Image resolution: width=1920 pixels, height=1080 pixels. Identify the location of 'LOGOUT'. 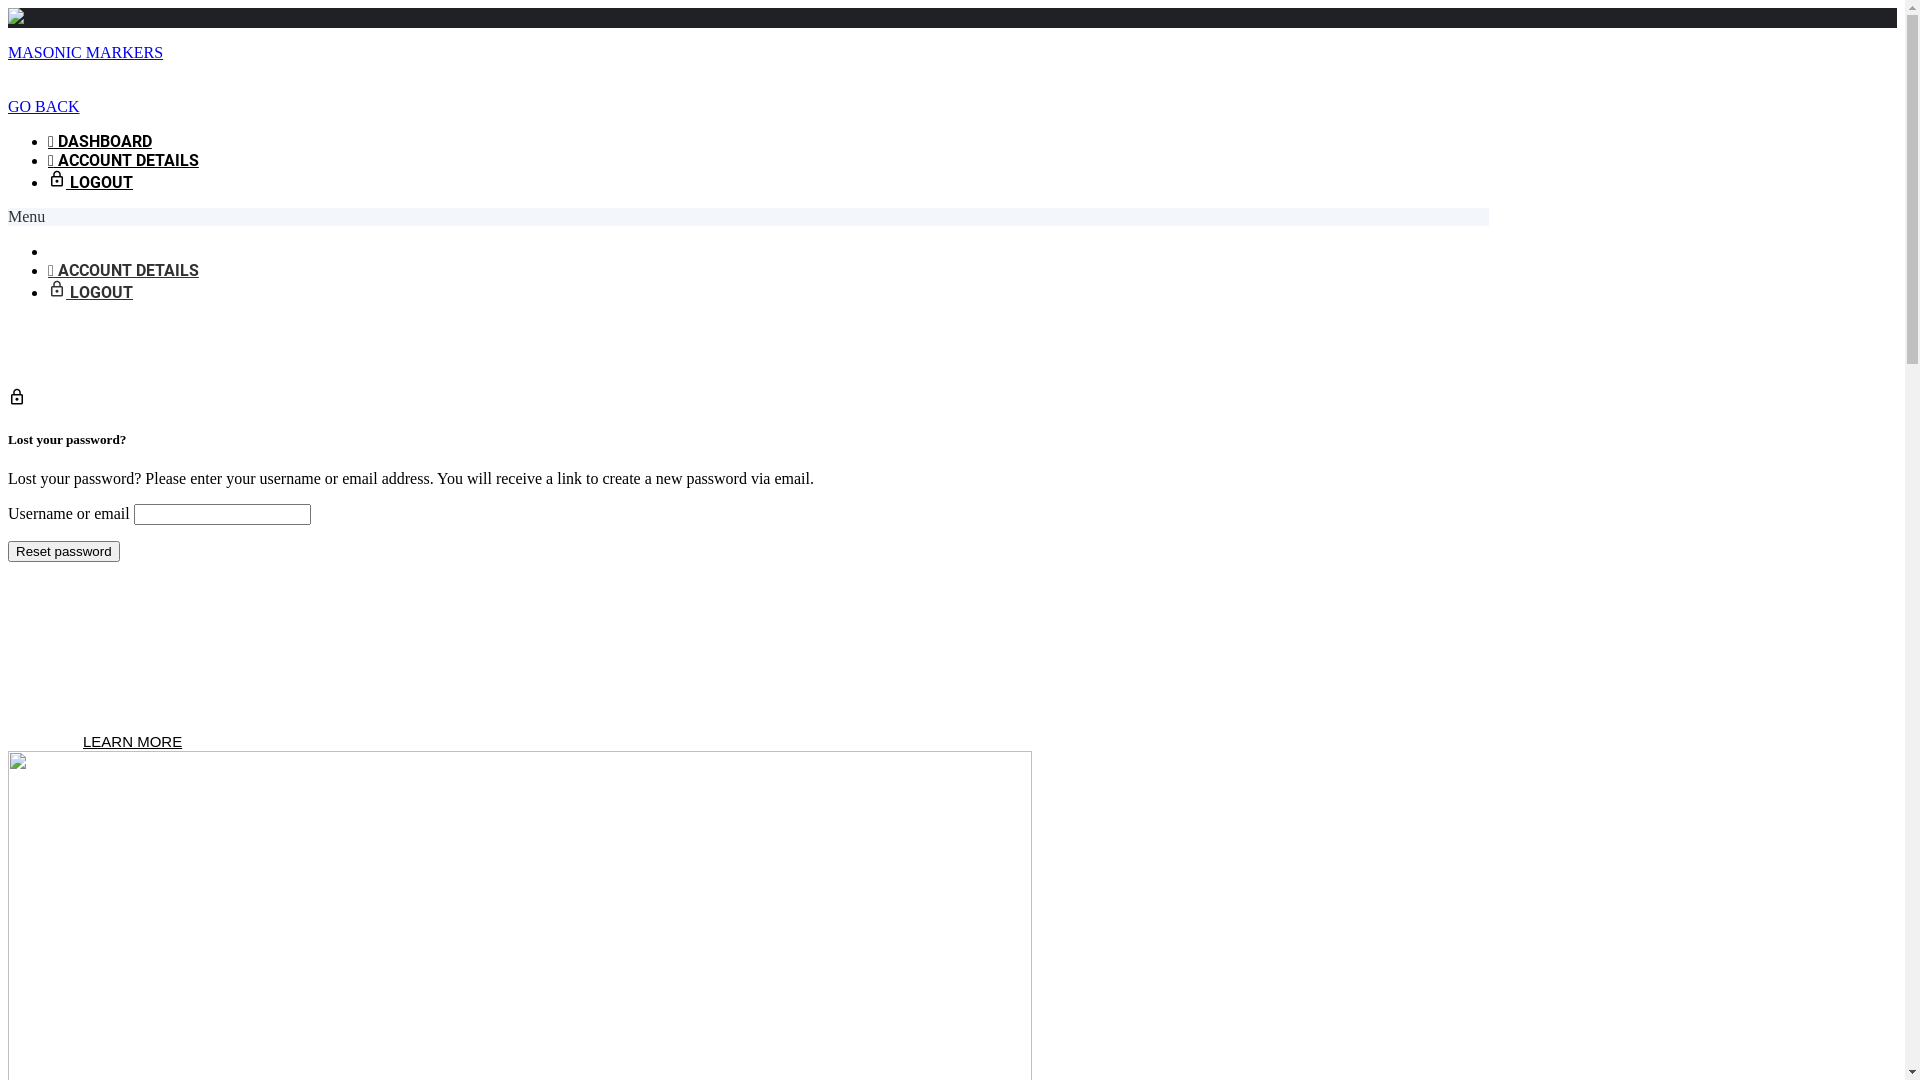
(89, 292).